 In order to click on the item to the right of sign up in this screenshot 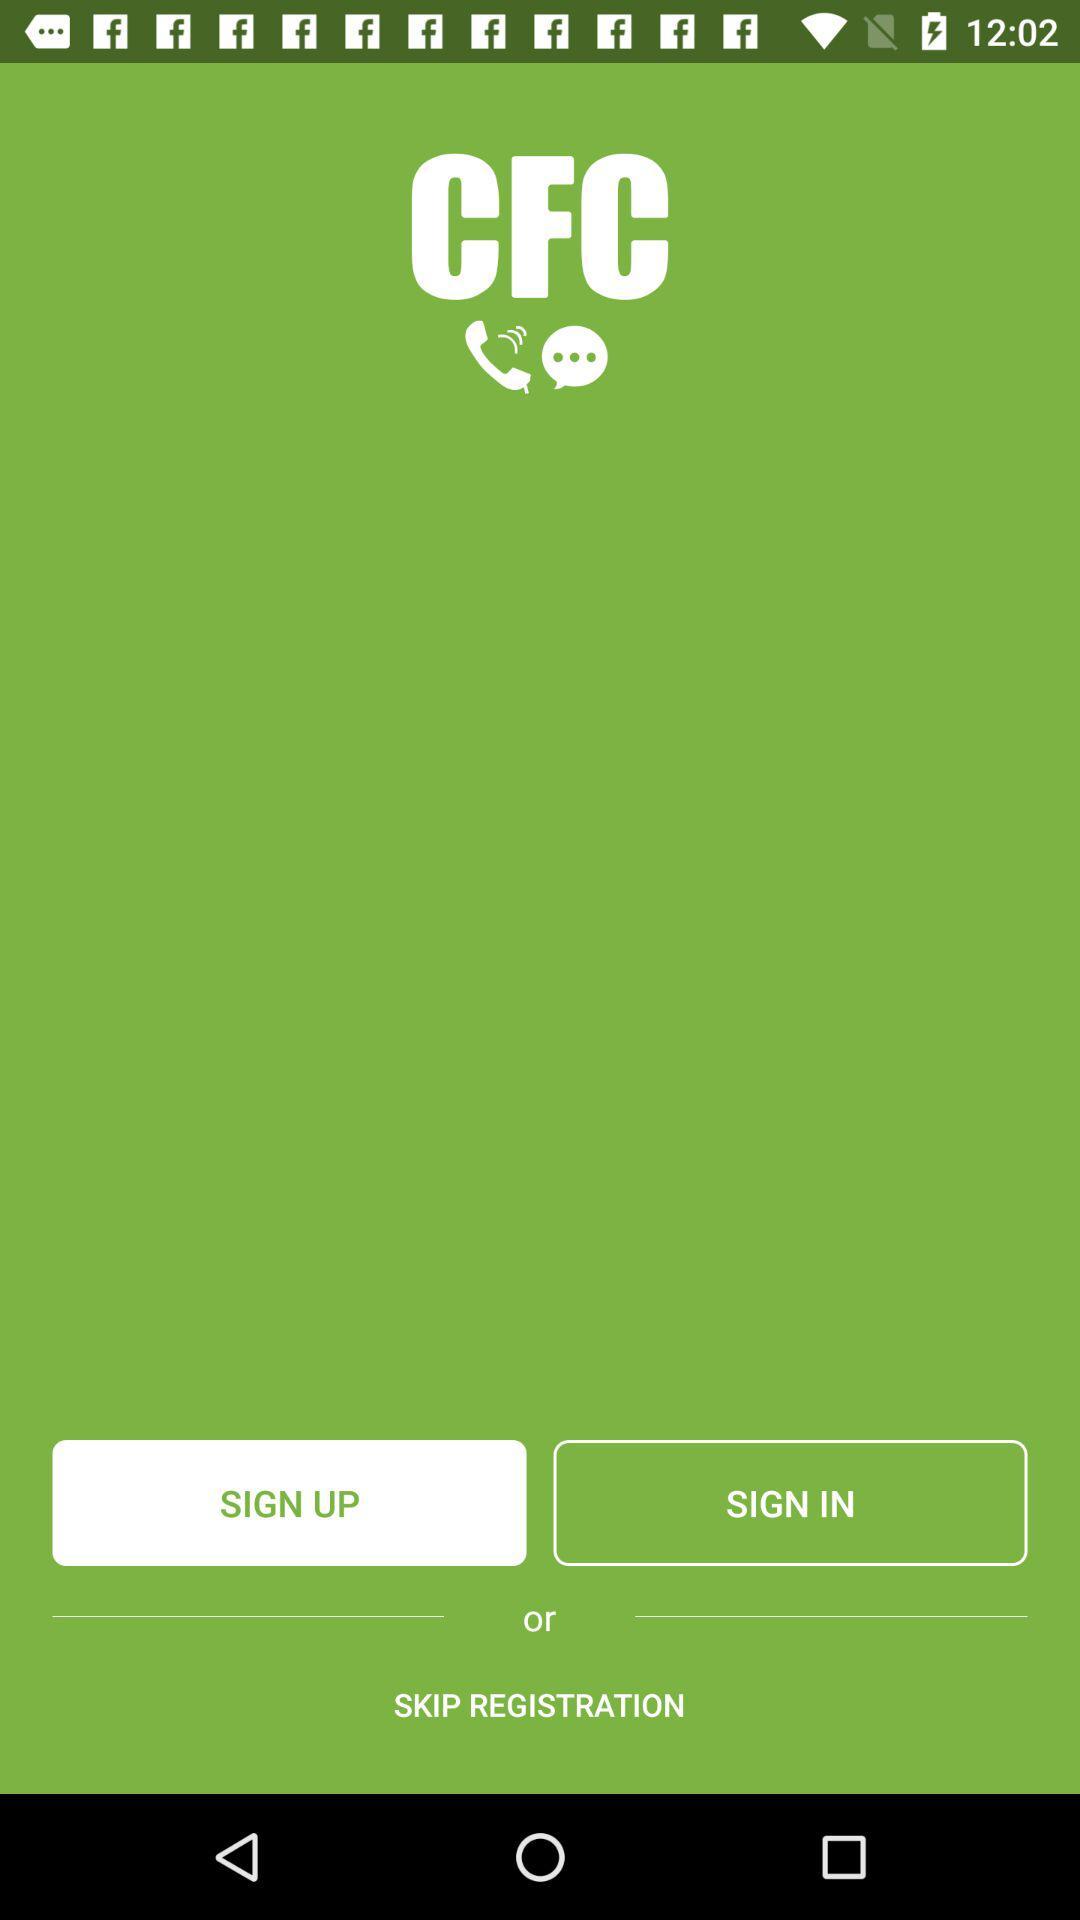, I will do `click(789, 1502)`.